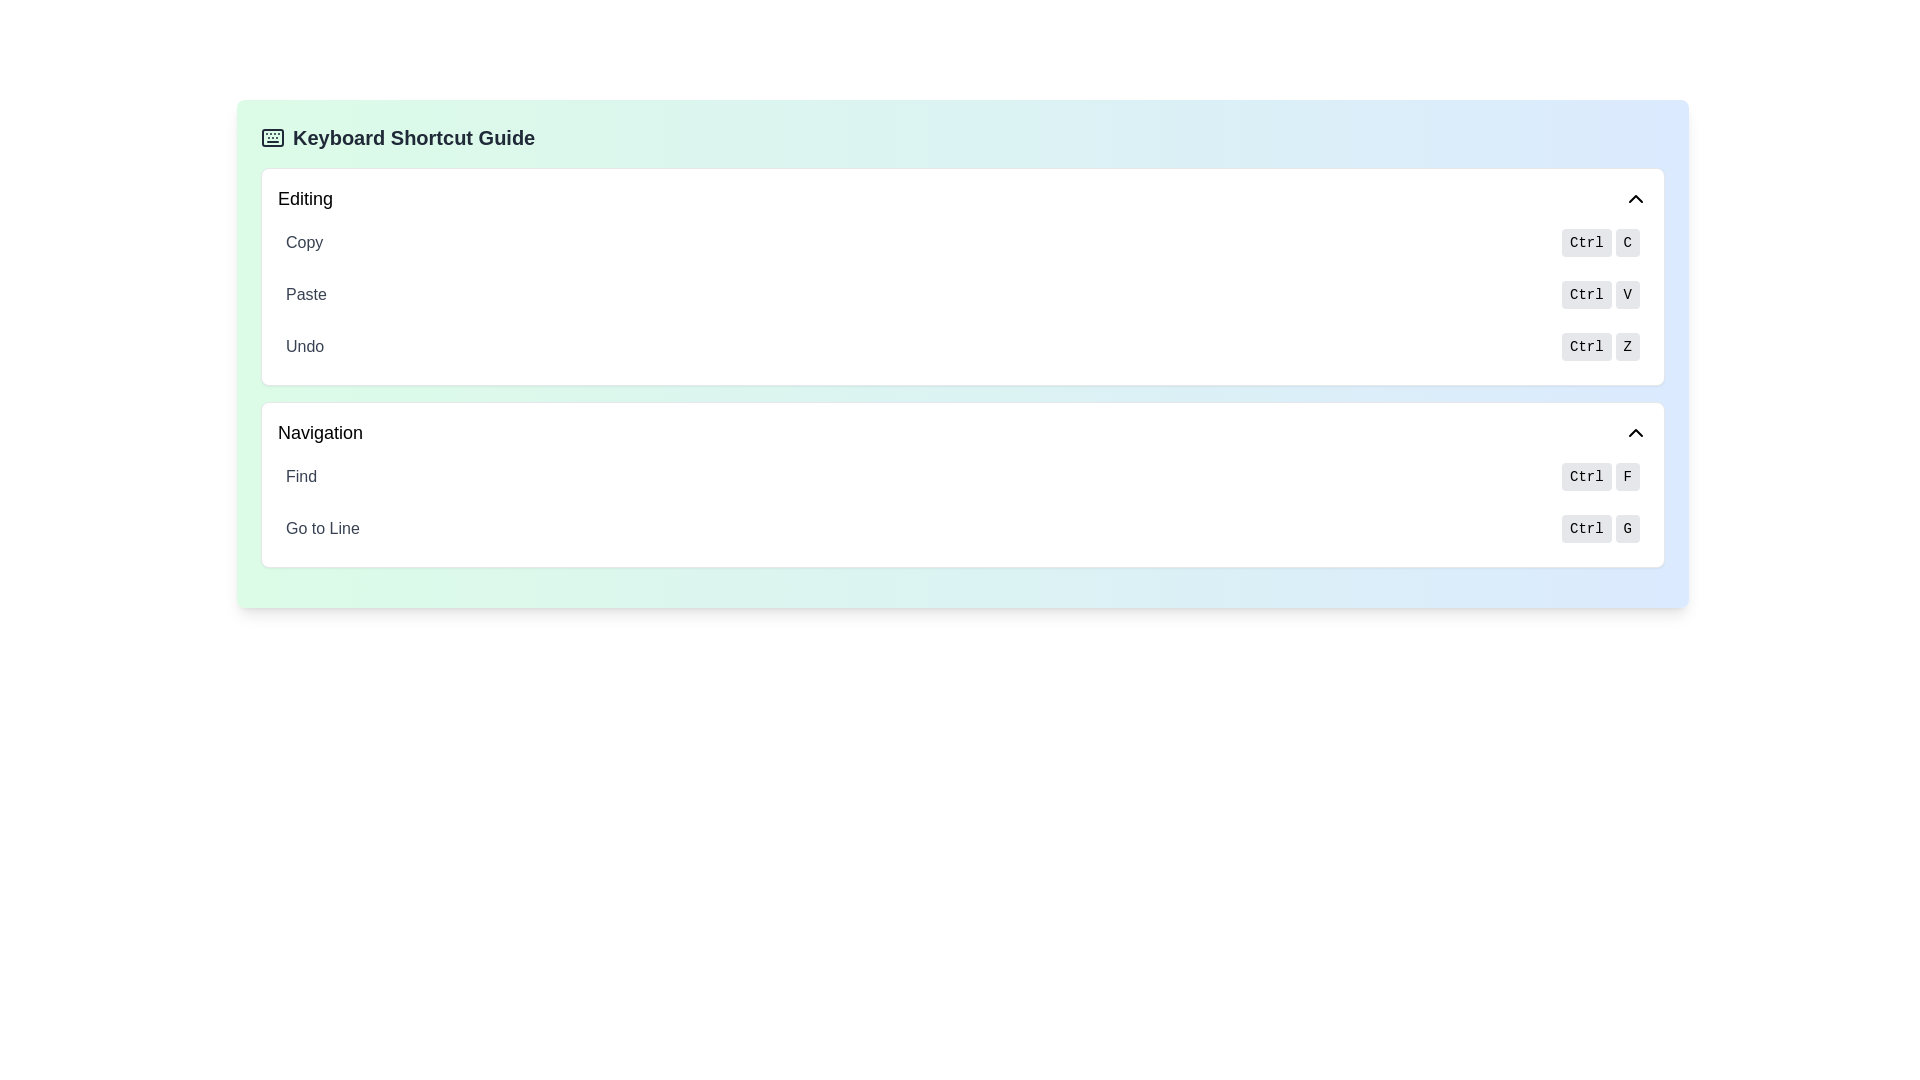 The image size is (1920, 1080). What do you see at coordinates (1627, 477) in the screenshot?
I see `the button labeled 'F' with a light-gray background, which is the second element in the keyboard shortcut pair next to 'Ctrl', located in the 'Find' row under 'Navigation'` at bounding box center [1627, 477].